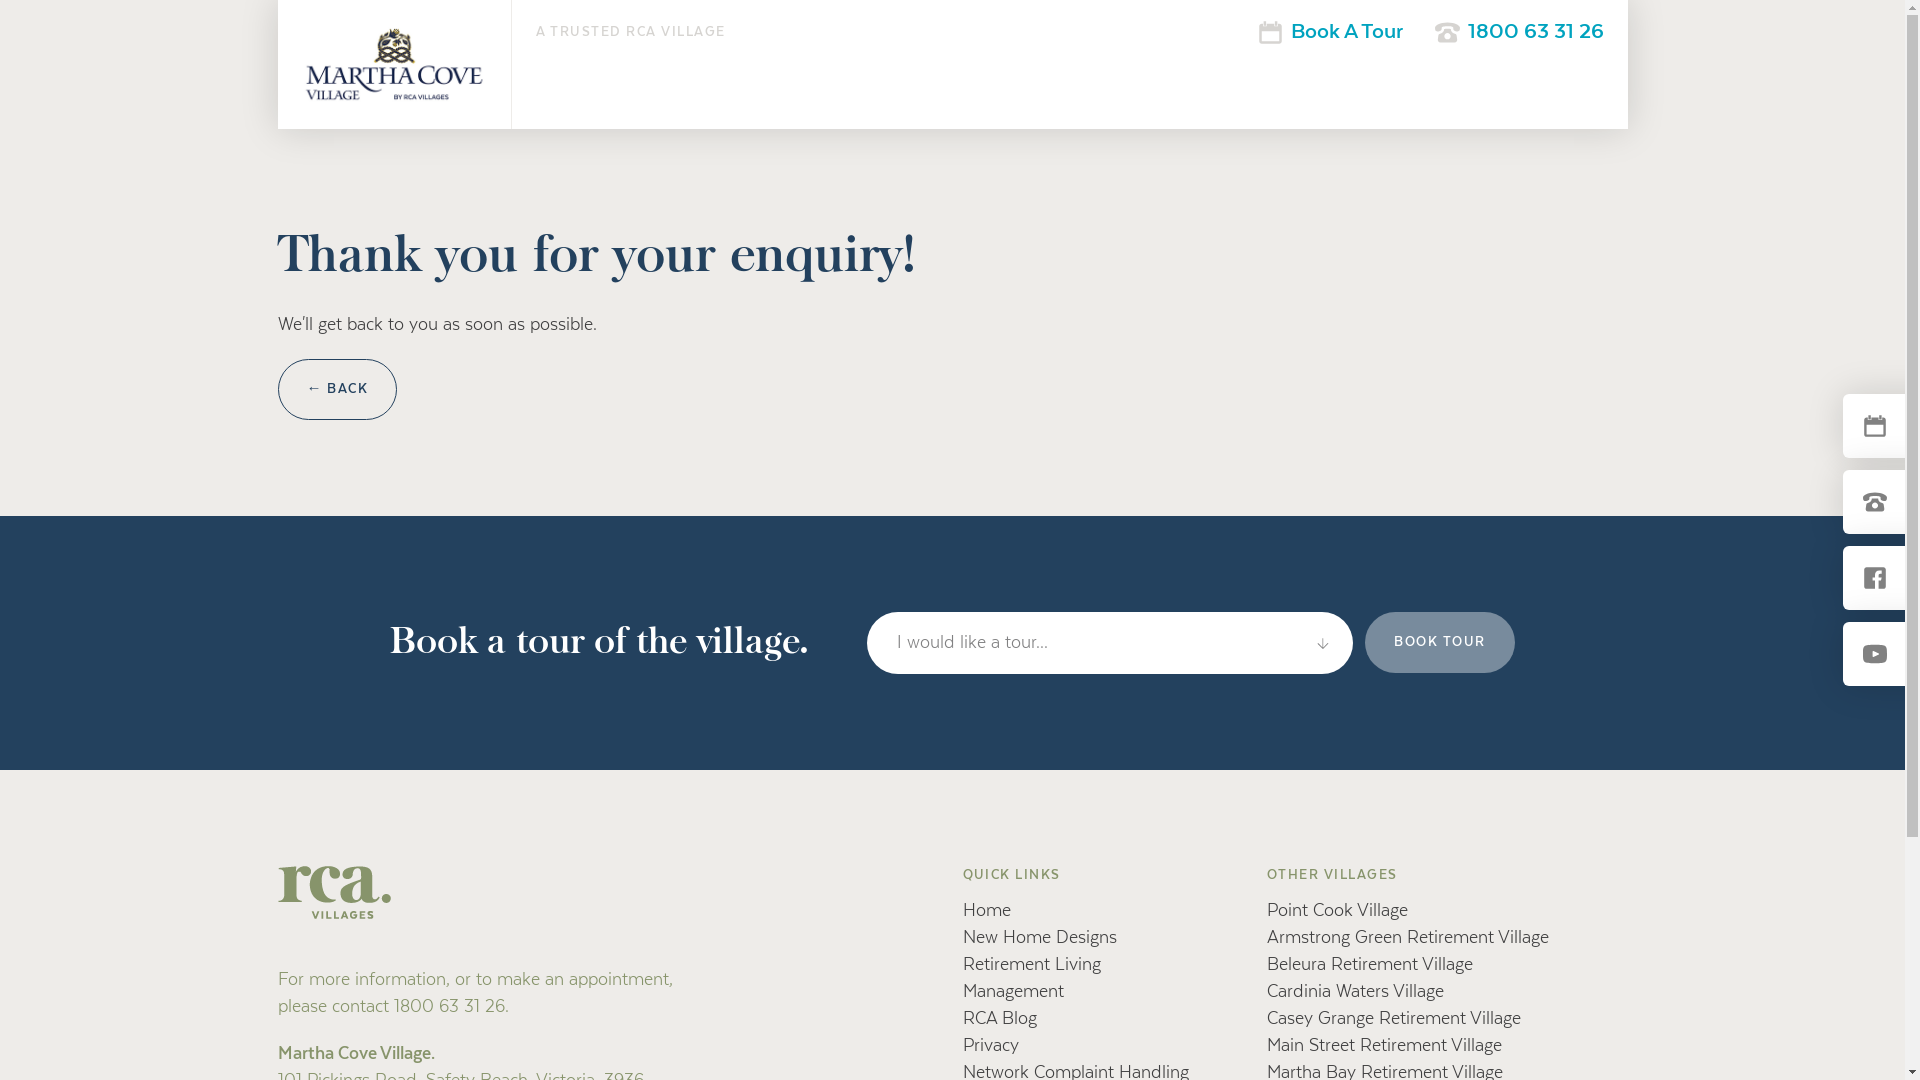 This screenshot has width=1920, height=1080. Describe the element at coordinates (1392, 1018) in the screenshot. I see `'Casey Grange Retirement Village'` at that location.